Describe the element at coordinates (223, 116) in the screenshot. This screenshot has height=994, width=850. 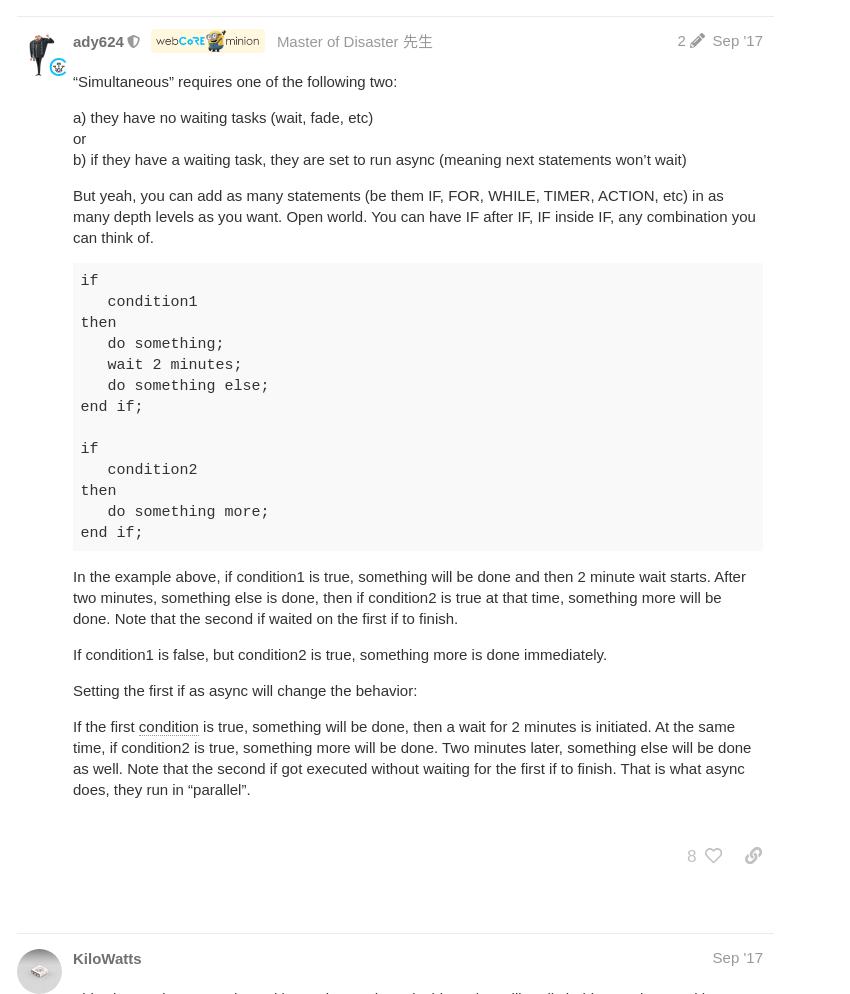
I see `'a) they have no waiting tasks (wait, fade, etc)'` at that location.